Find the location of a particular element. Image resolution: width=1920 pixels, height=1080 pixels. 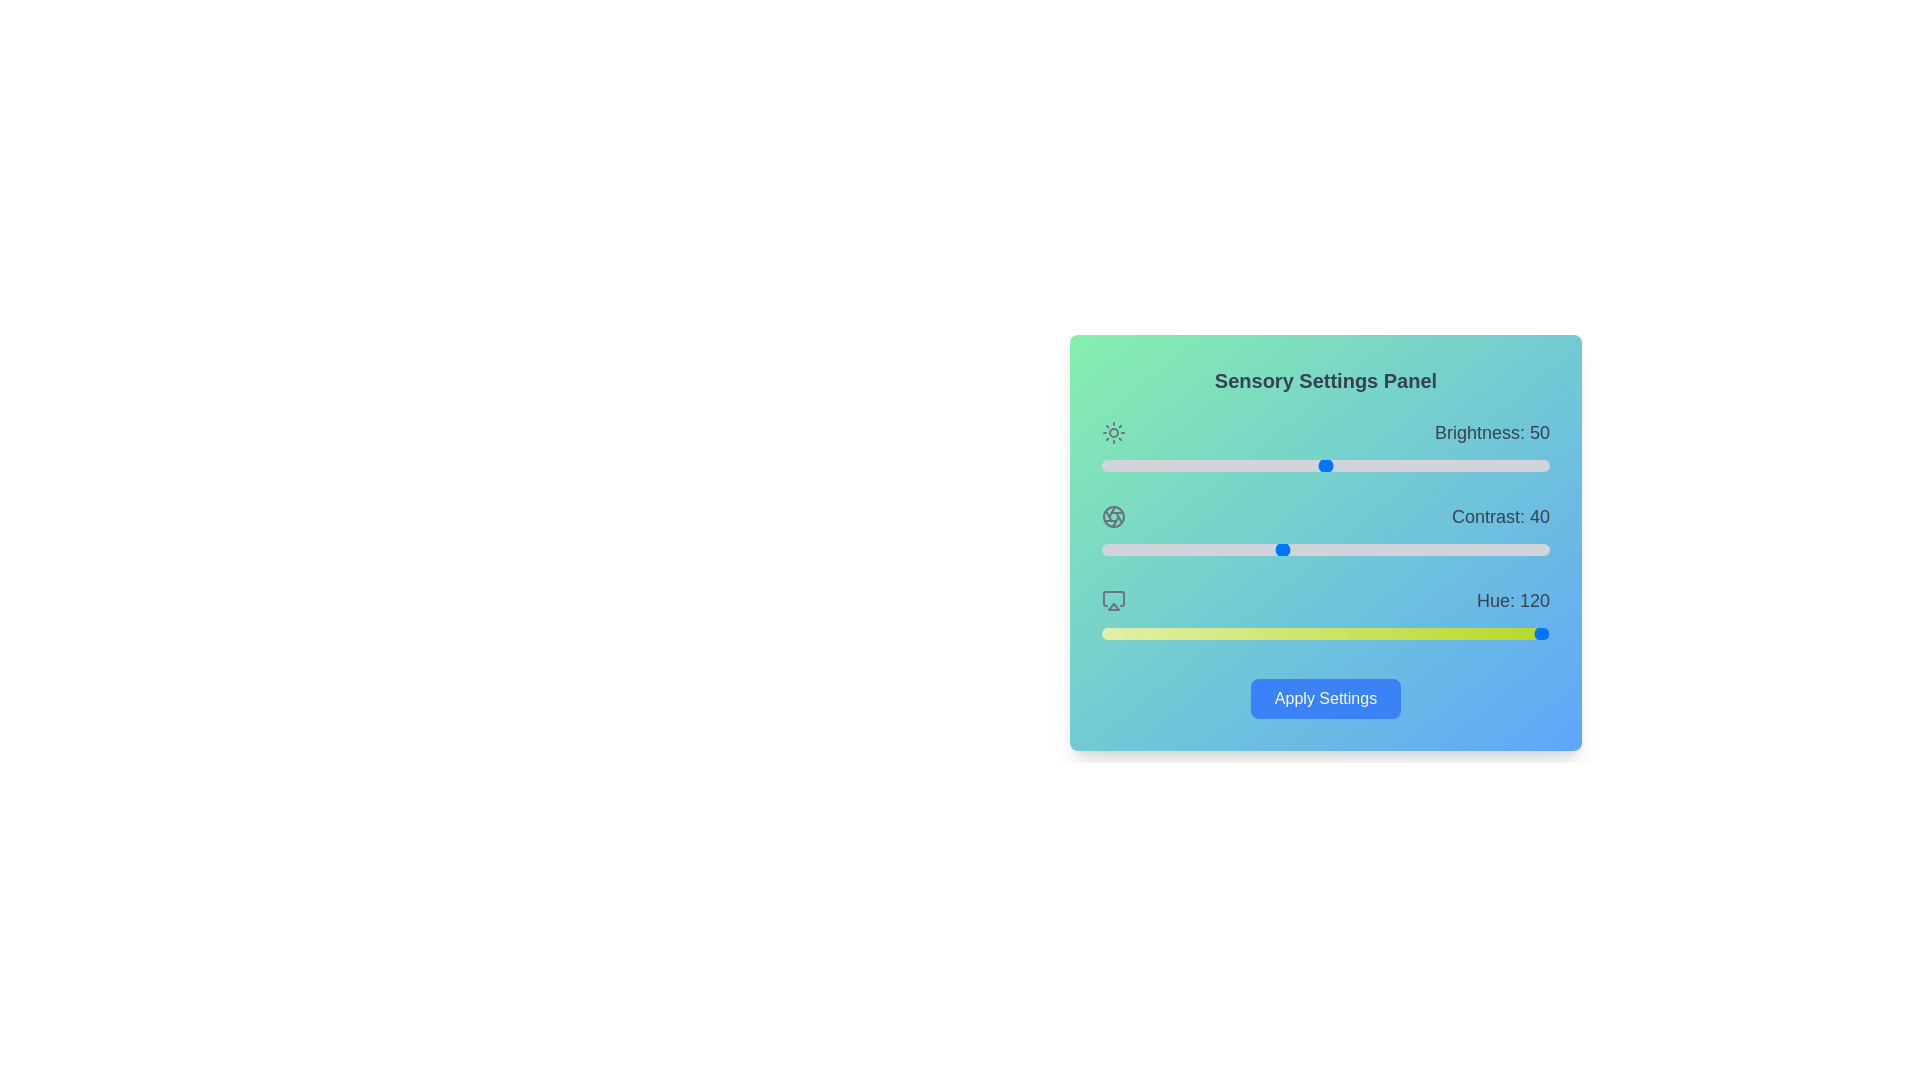

the hue slider to 301 is located at coordinates (1476, 633).